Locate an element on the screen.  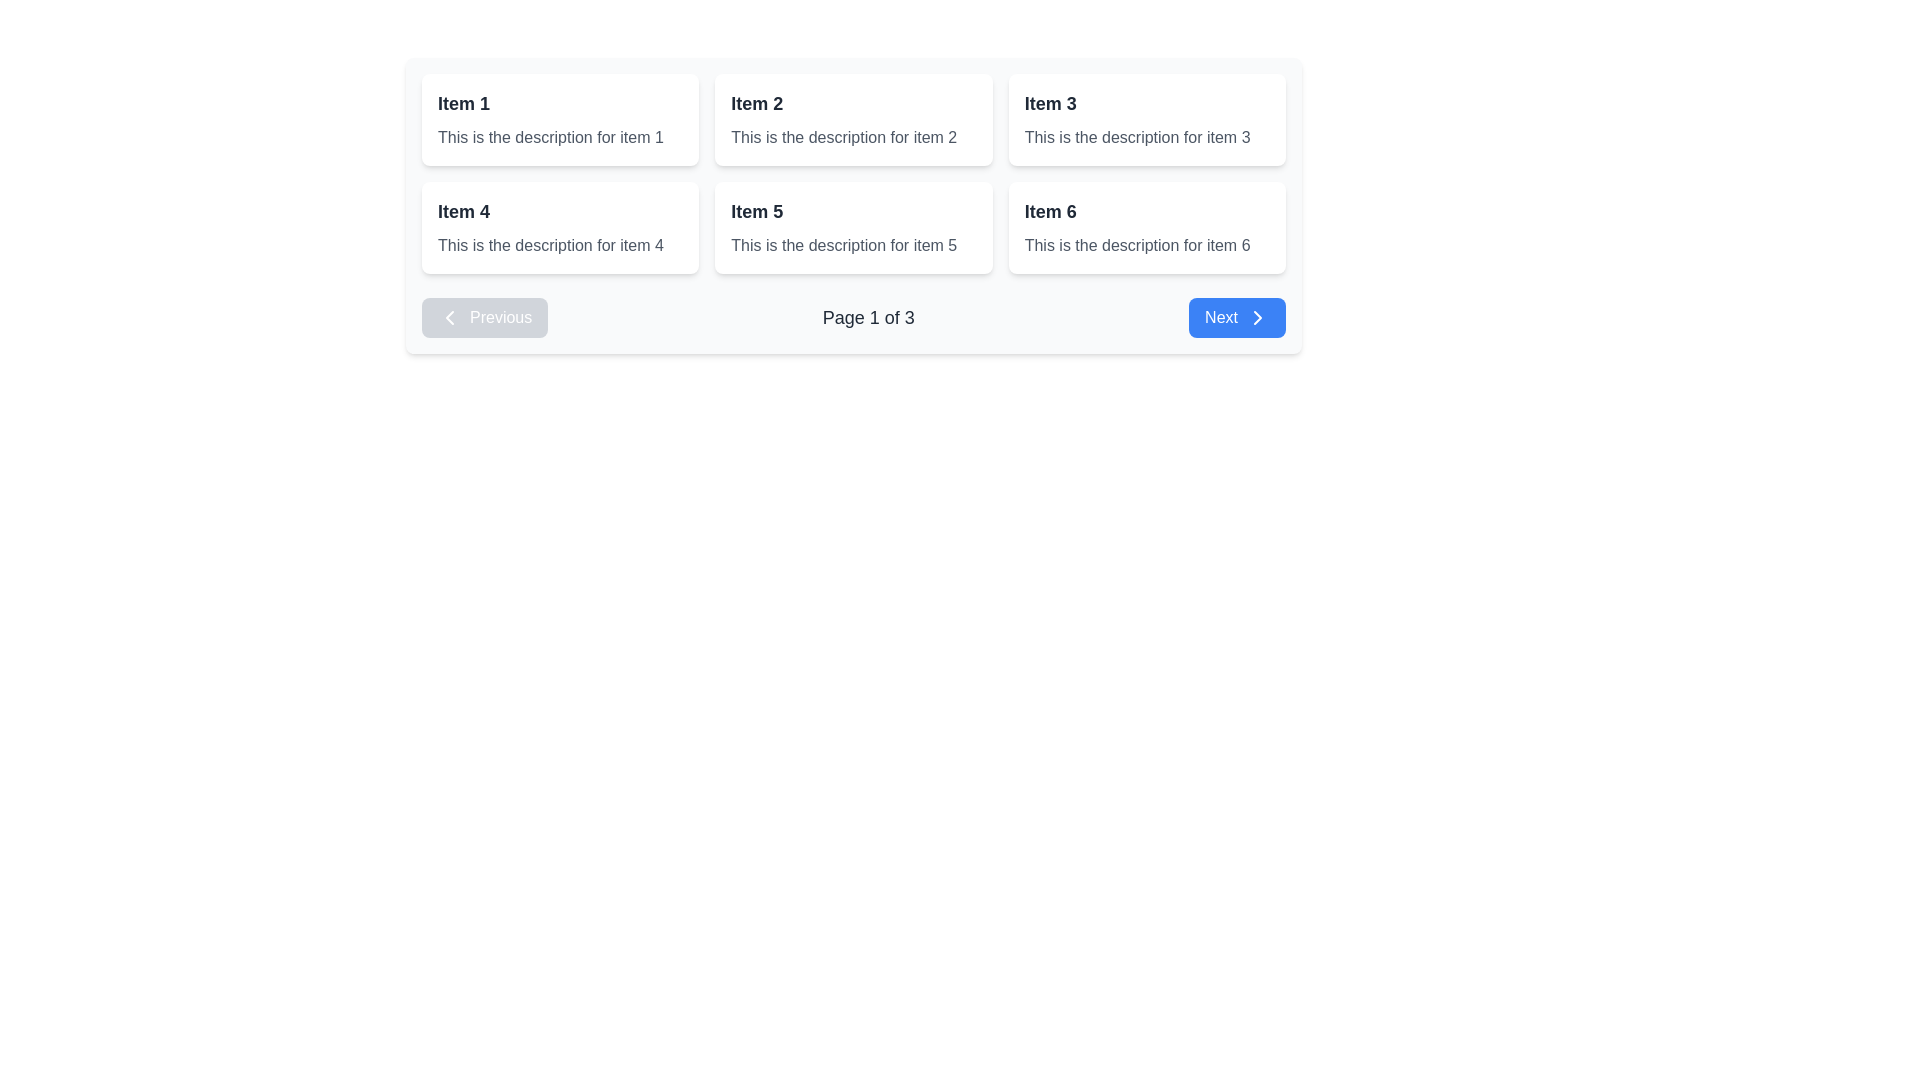
the text label displaying 'Item 1', which is styled in bold dark gray font on a white background, located at the top of the first card in a 3x2 grid layout is located at coordinates (463, 104).